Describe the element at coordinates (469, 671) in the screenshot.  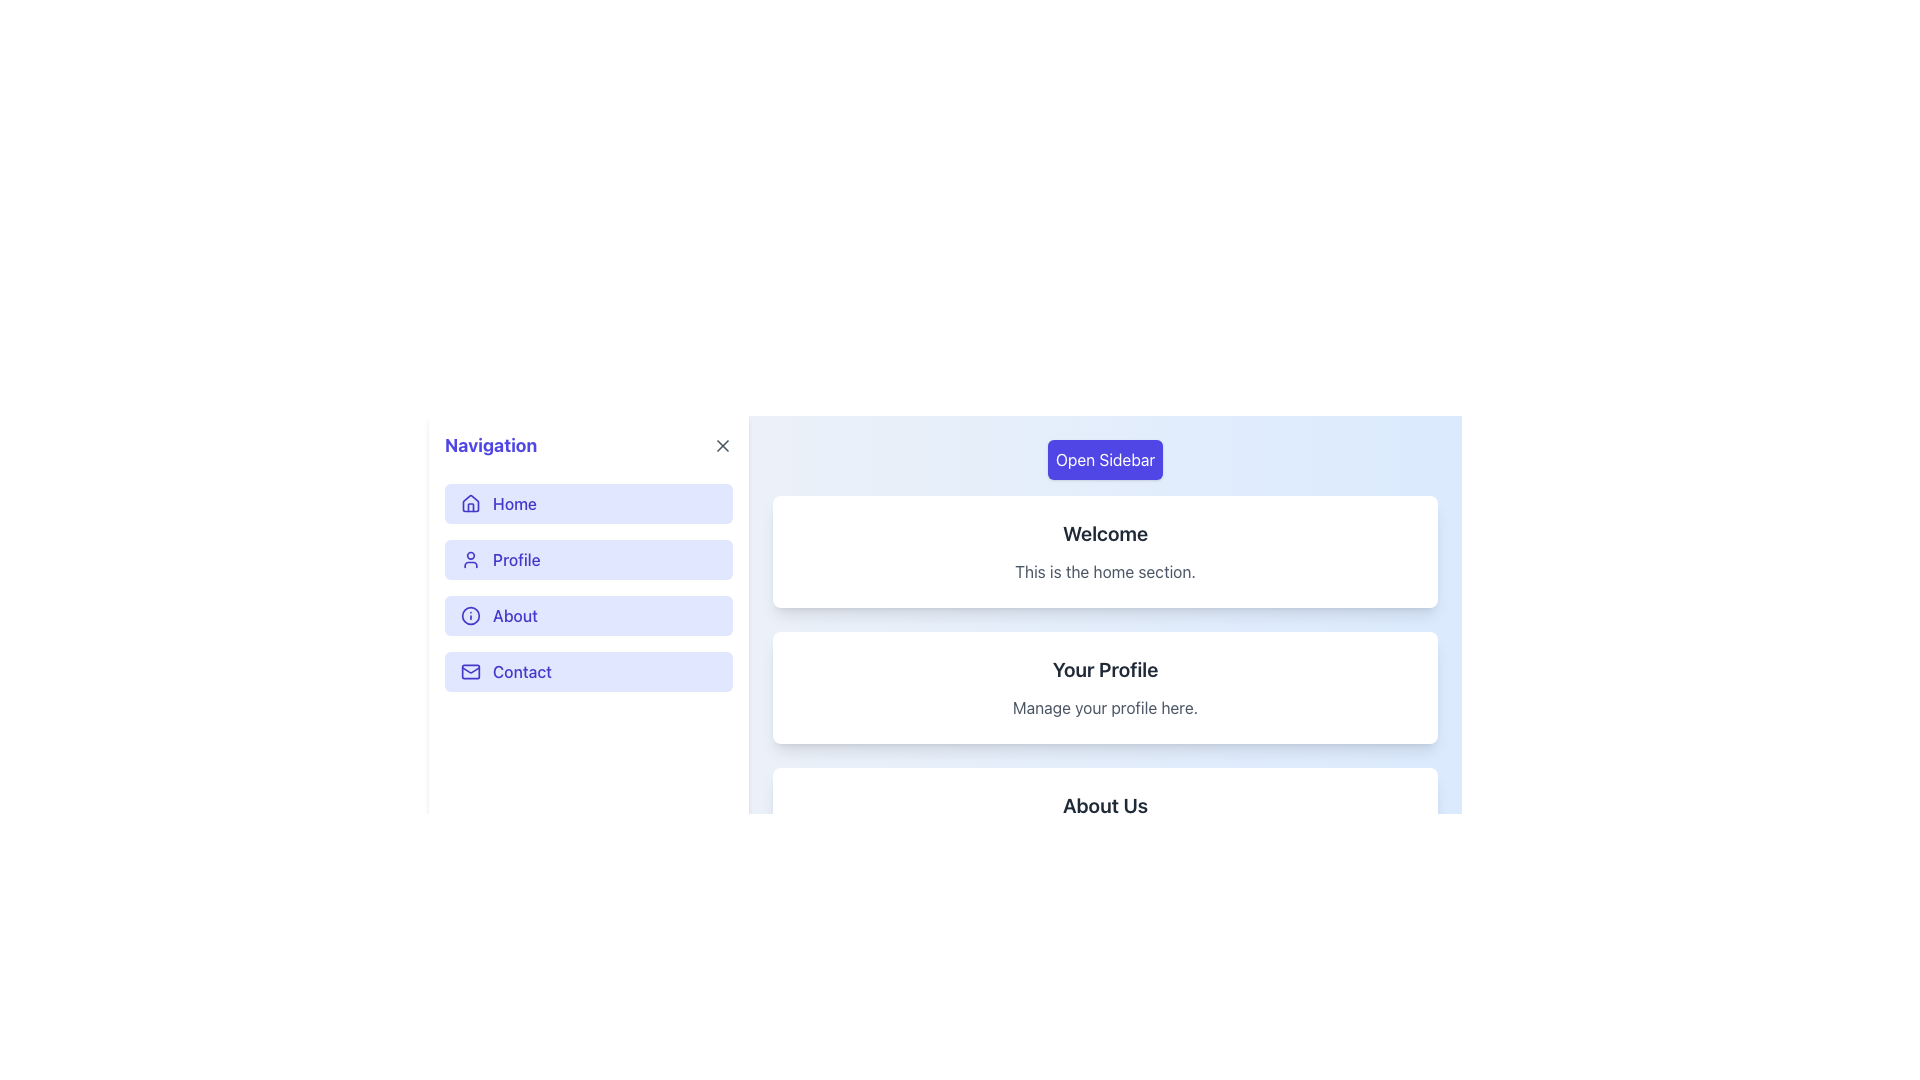
I see `the decorative envelope icon that represents the 'Contact' option in the navigation section of the webpage` at that location.